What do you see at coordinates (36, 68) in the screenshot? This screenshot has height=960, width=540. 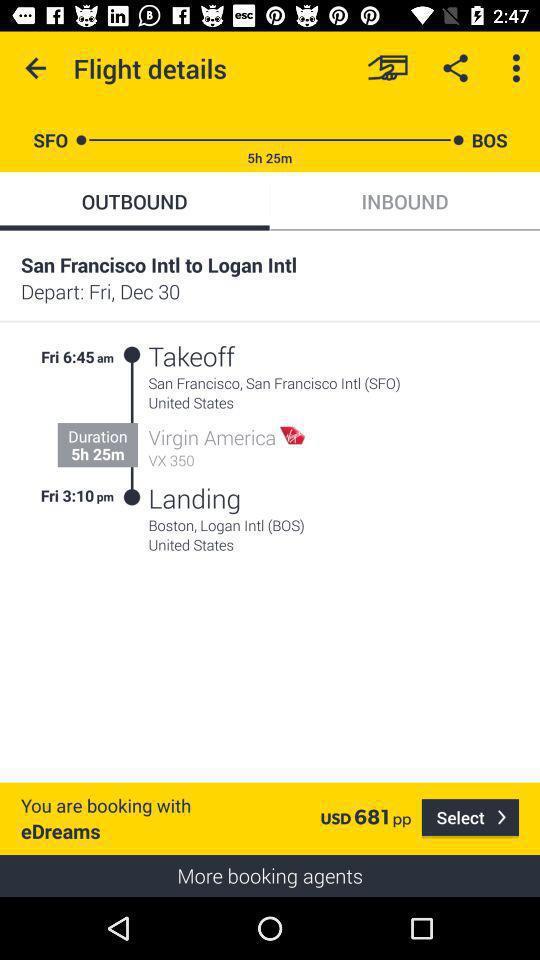 I see `icon next to flight details item` at bounding box center [36, 68].